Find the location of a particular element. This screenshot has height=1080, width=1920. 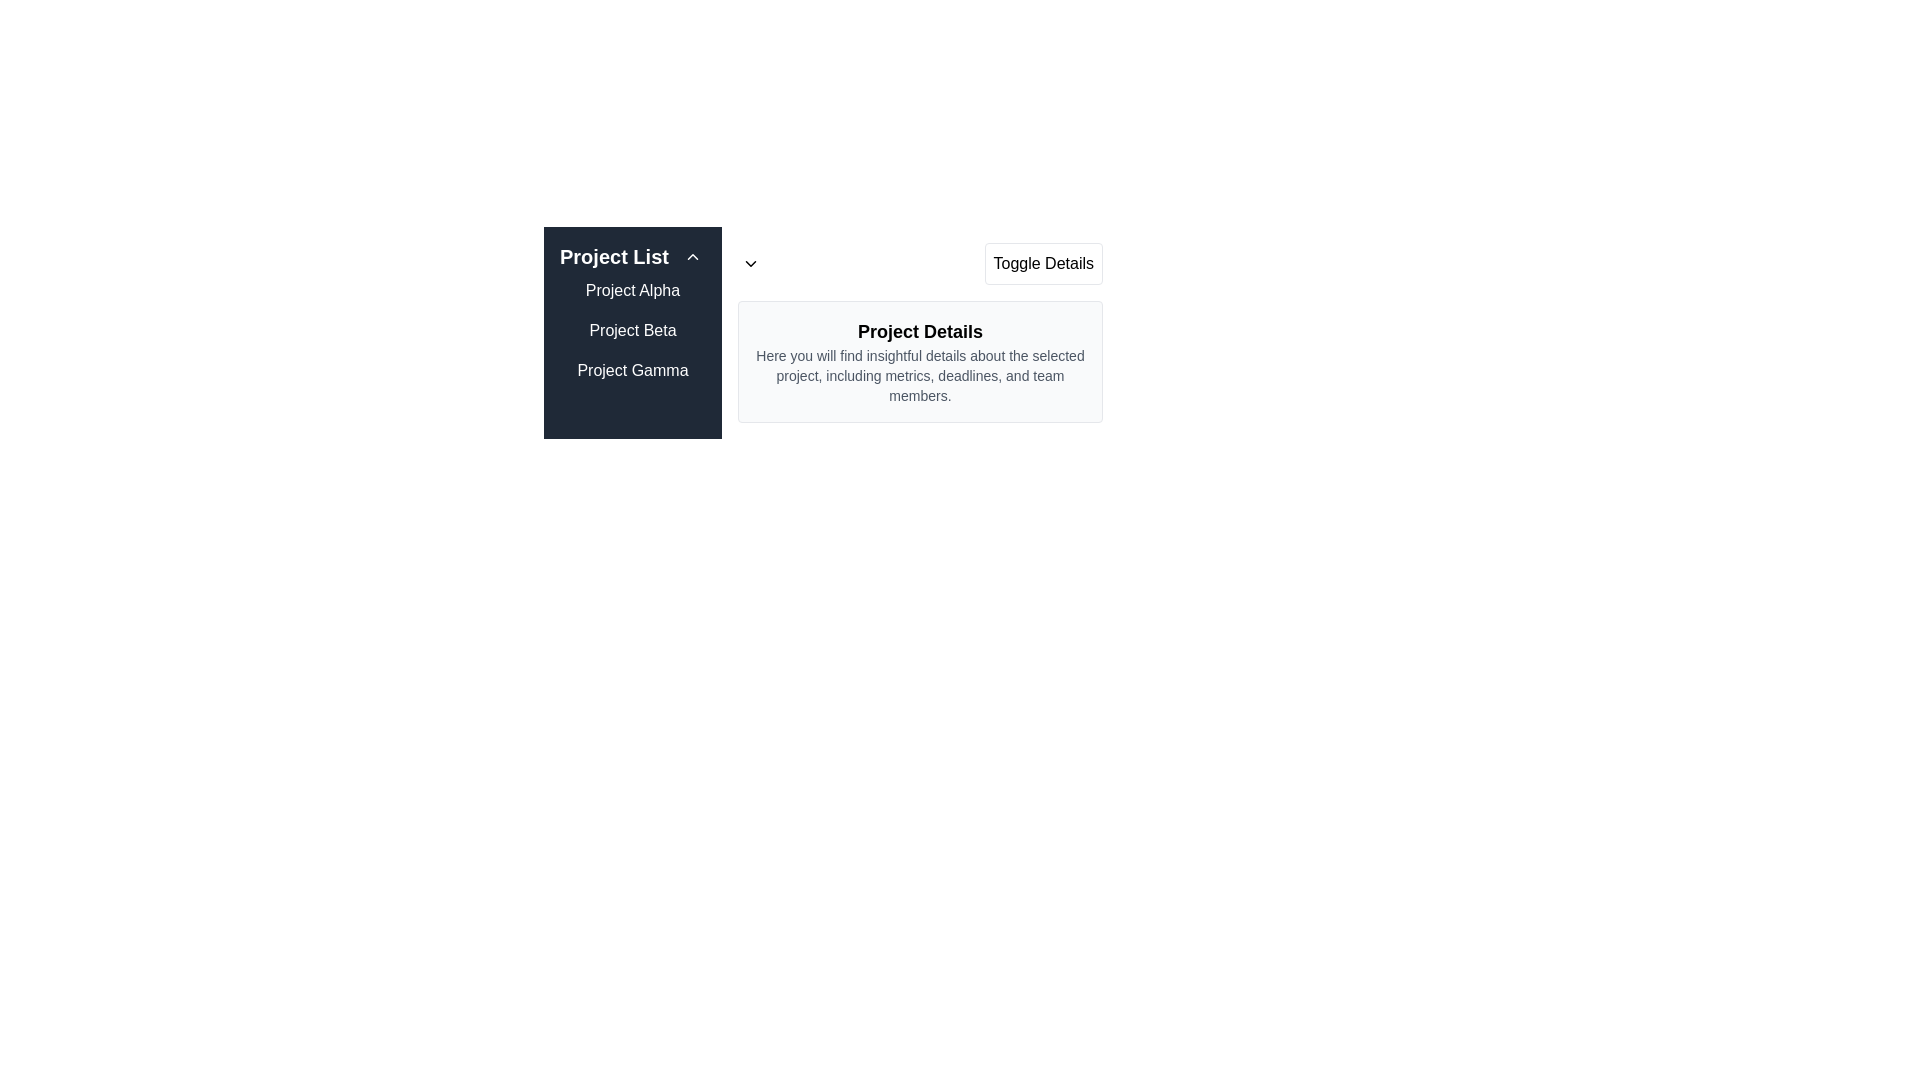

the 'Project Gamma' text label which is displayed in white font and is the third item in the vertical list under the 'Project List' menu is located at coordinates (632, 370).